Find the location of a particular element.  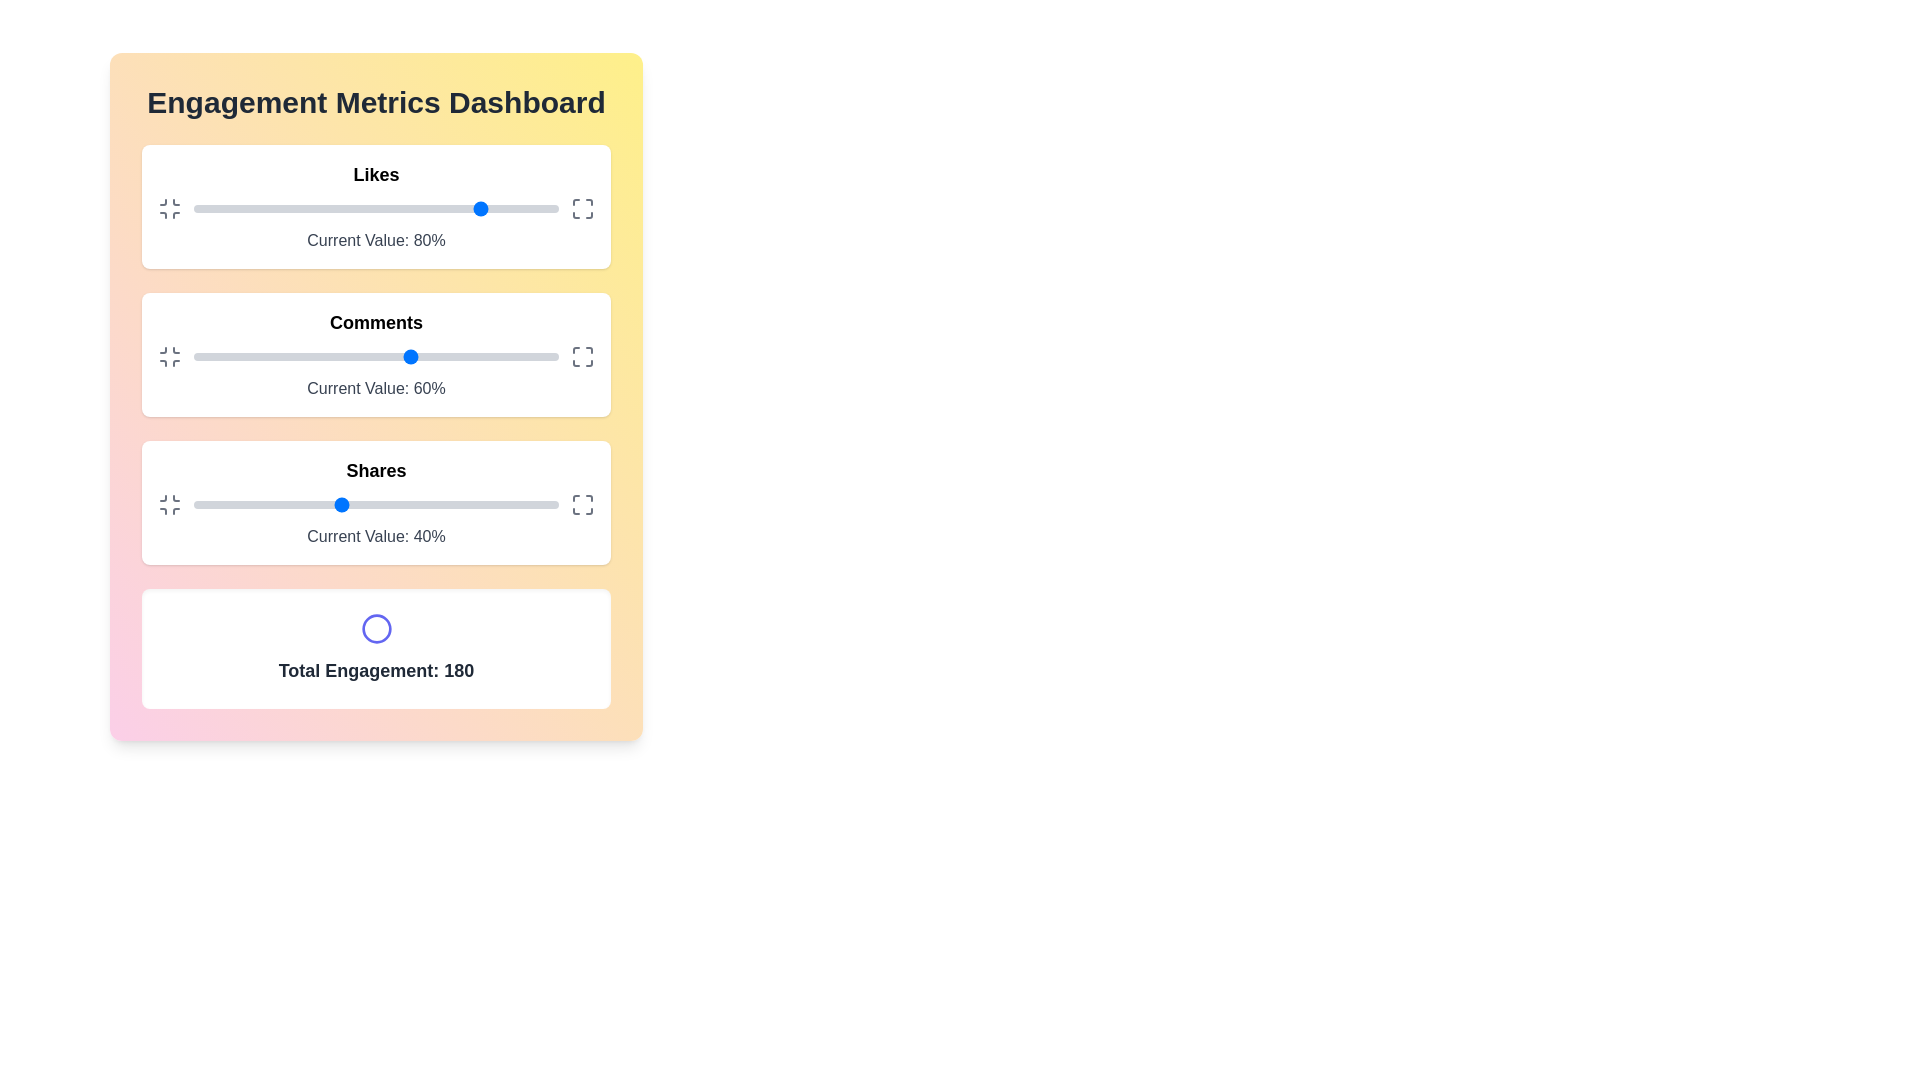

the likes slider is located at coordinates (350, 208).